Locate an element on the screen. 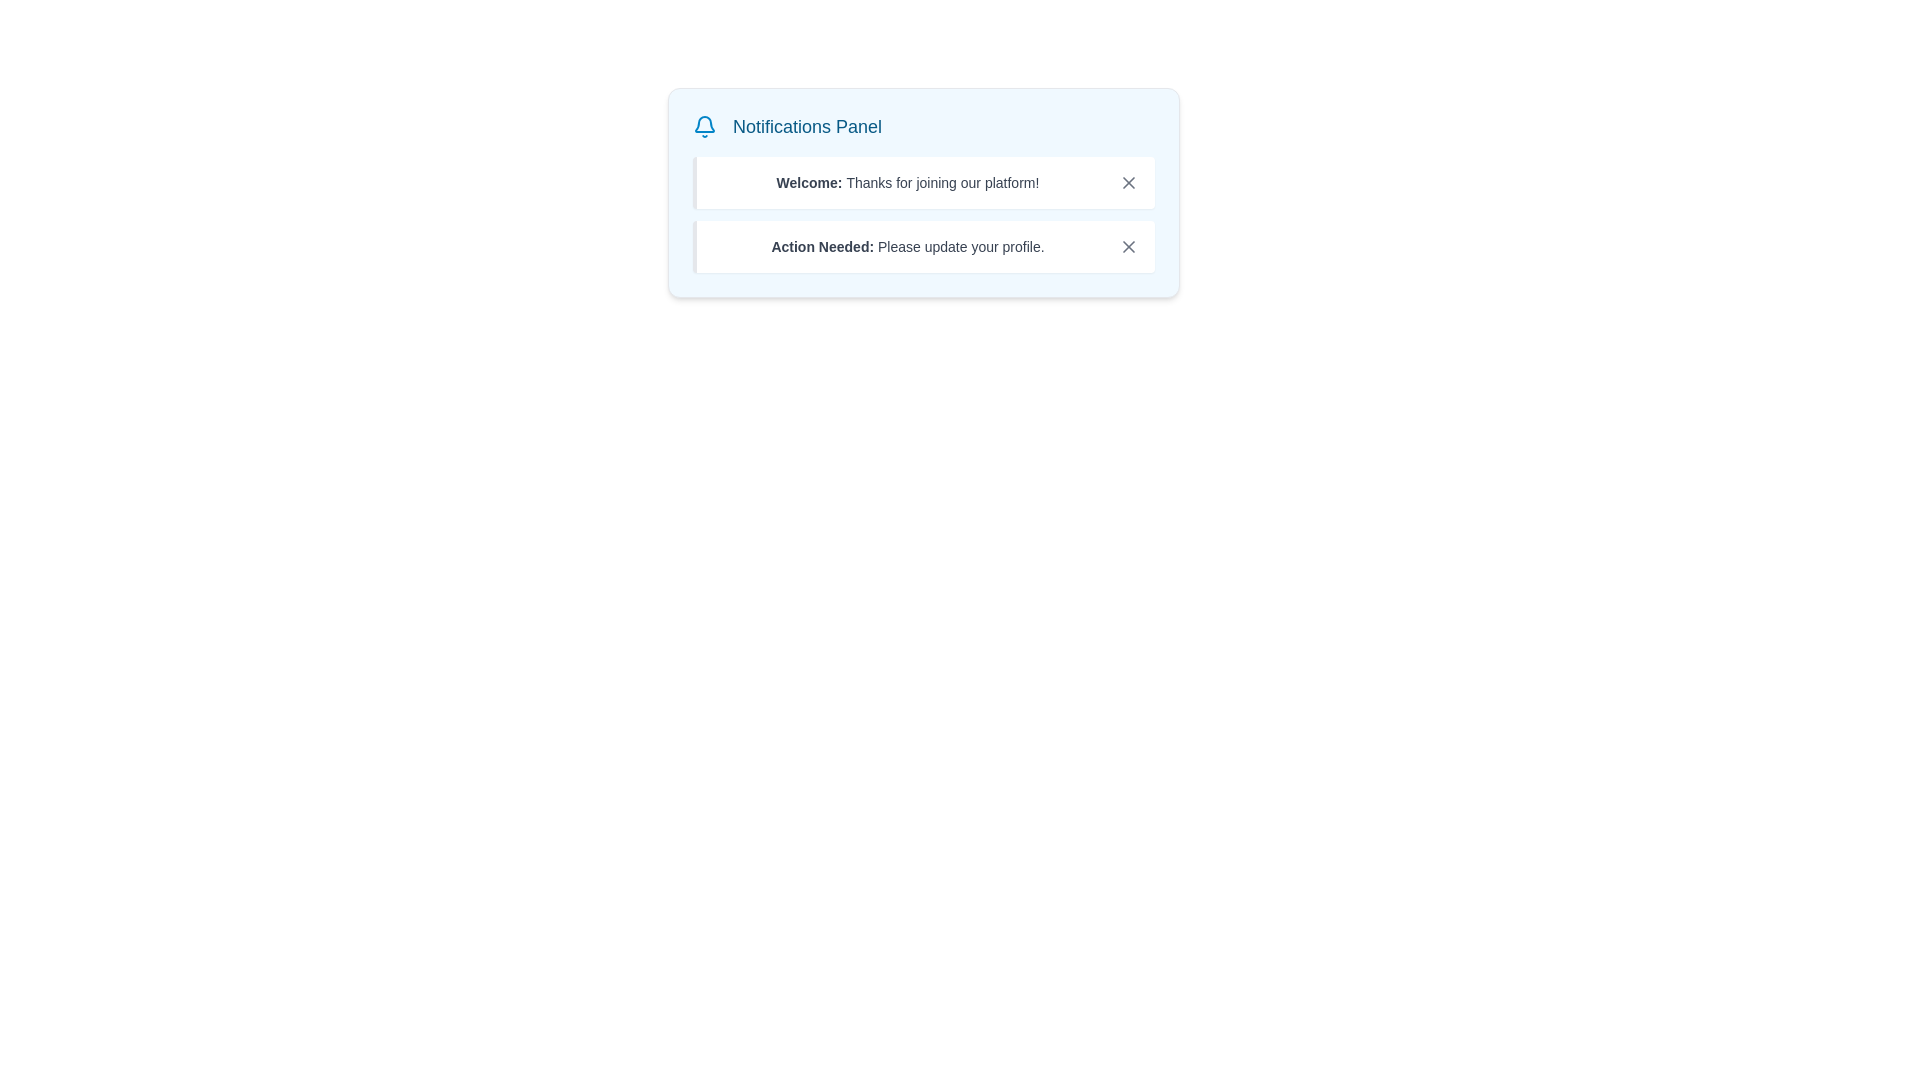  the close button icon located on the right side of the notification starting with 'Action Needed: Please update your profile.' is located at coordinates (1128, 245).